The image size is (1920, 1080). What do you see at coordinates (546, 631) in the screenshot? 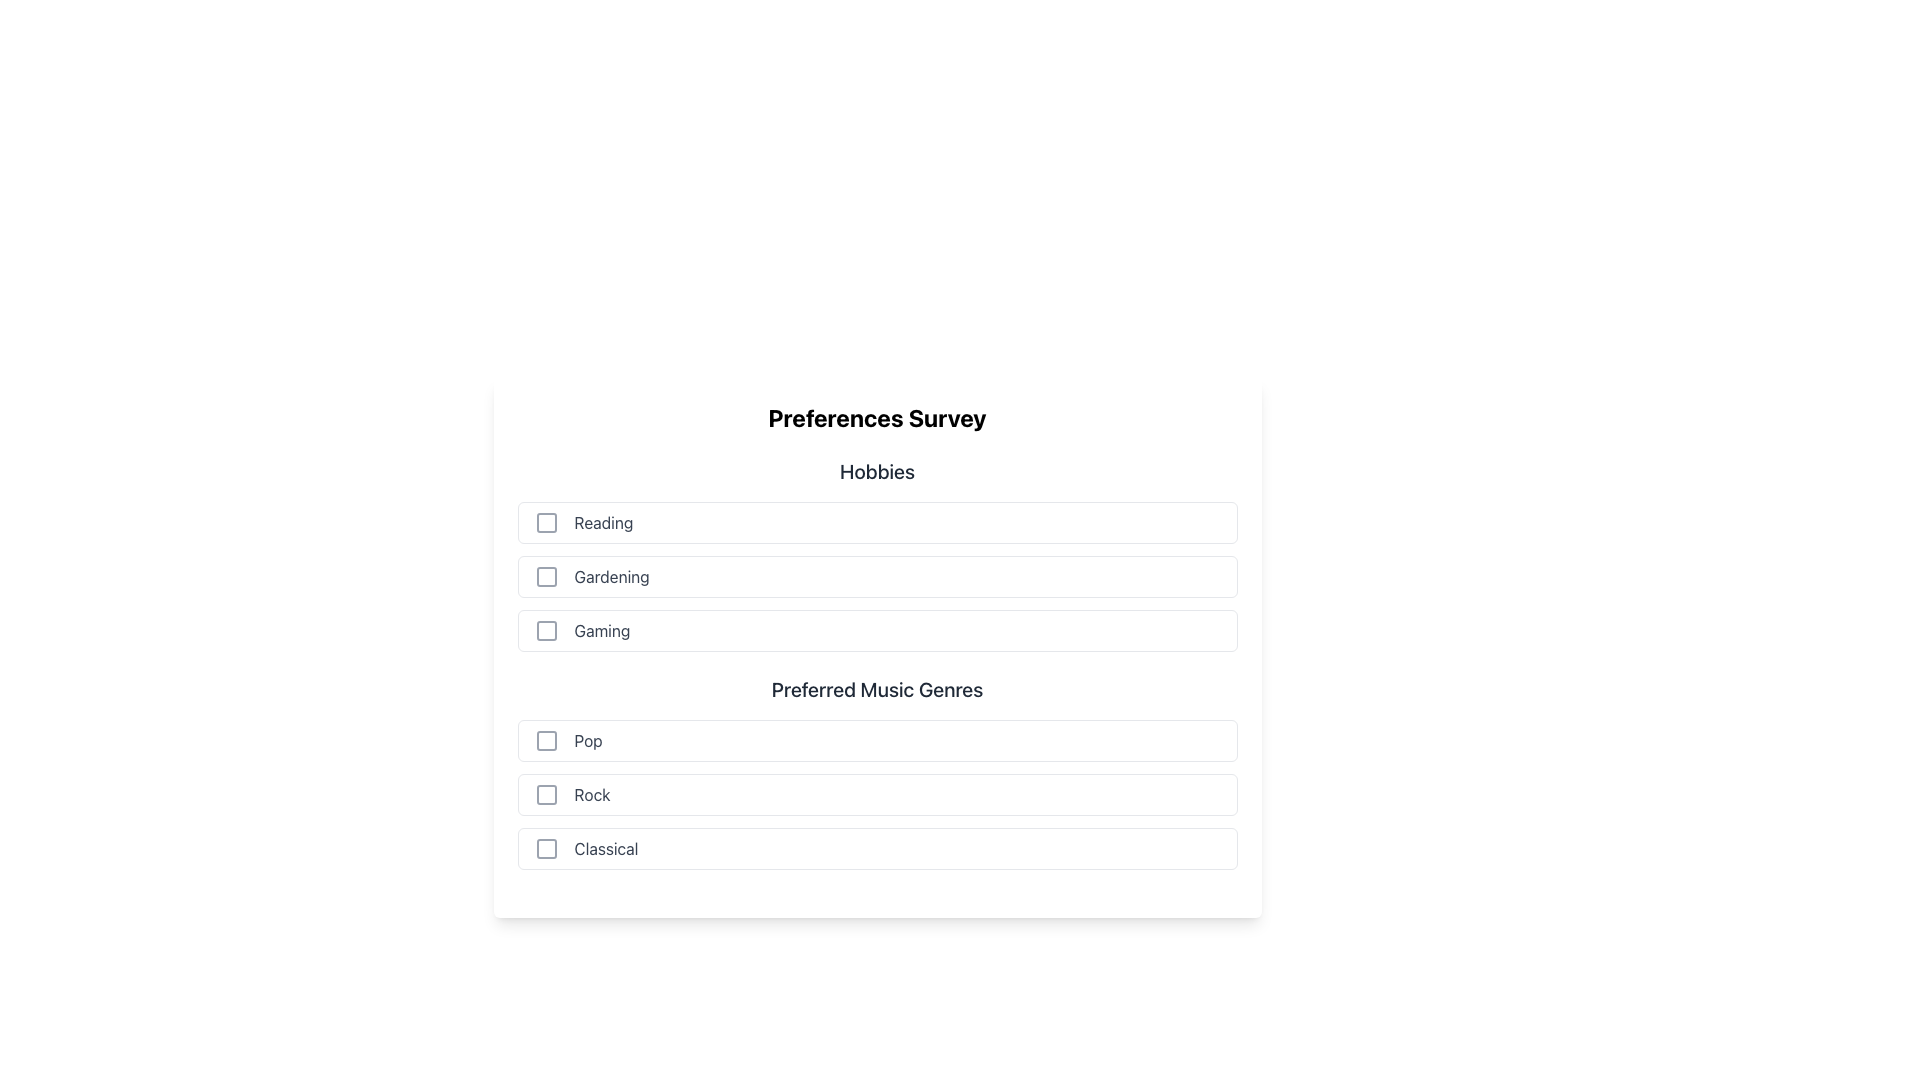
I see `the interactive checkbox for the 'Gaming' option located in the third position under the 'Hobbies' section of the Preferences Survey` at bounding box center [546, 631].